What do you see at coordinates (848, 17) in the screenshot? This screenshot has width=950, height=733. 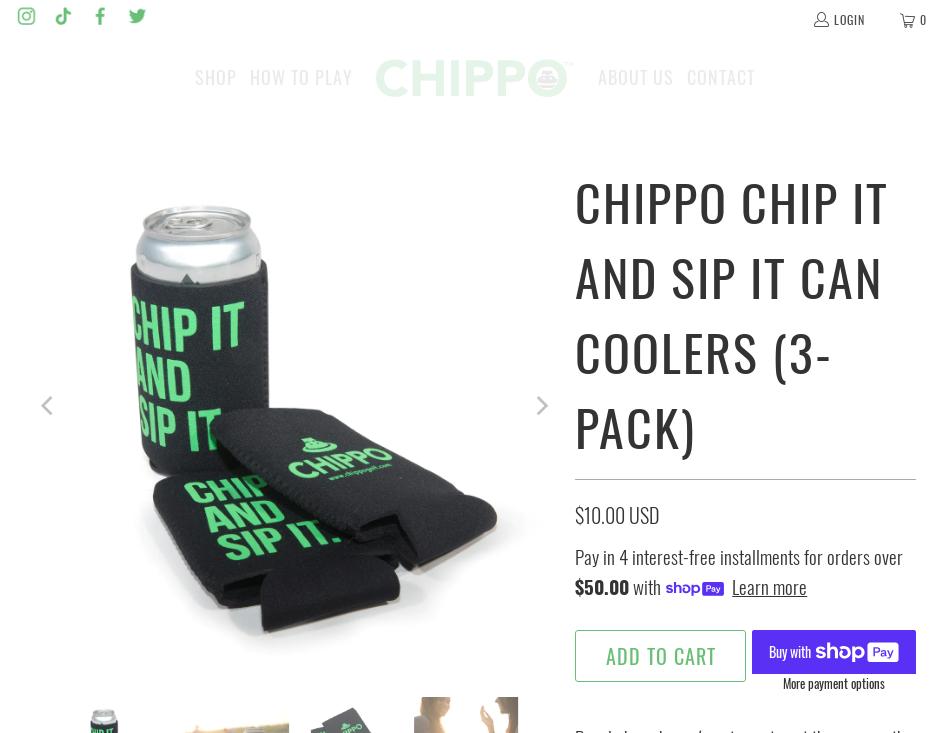 I see `'Login'` at bounding box center [848, 17].